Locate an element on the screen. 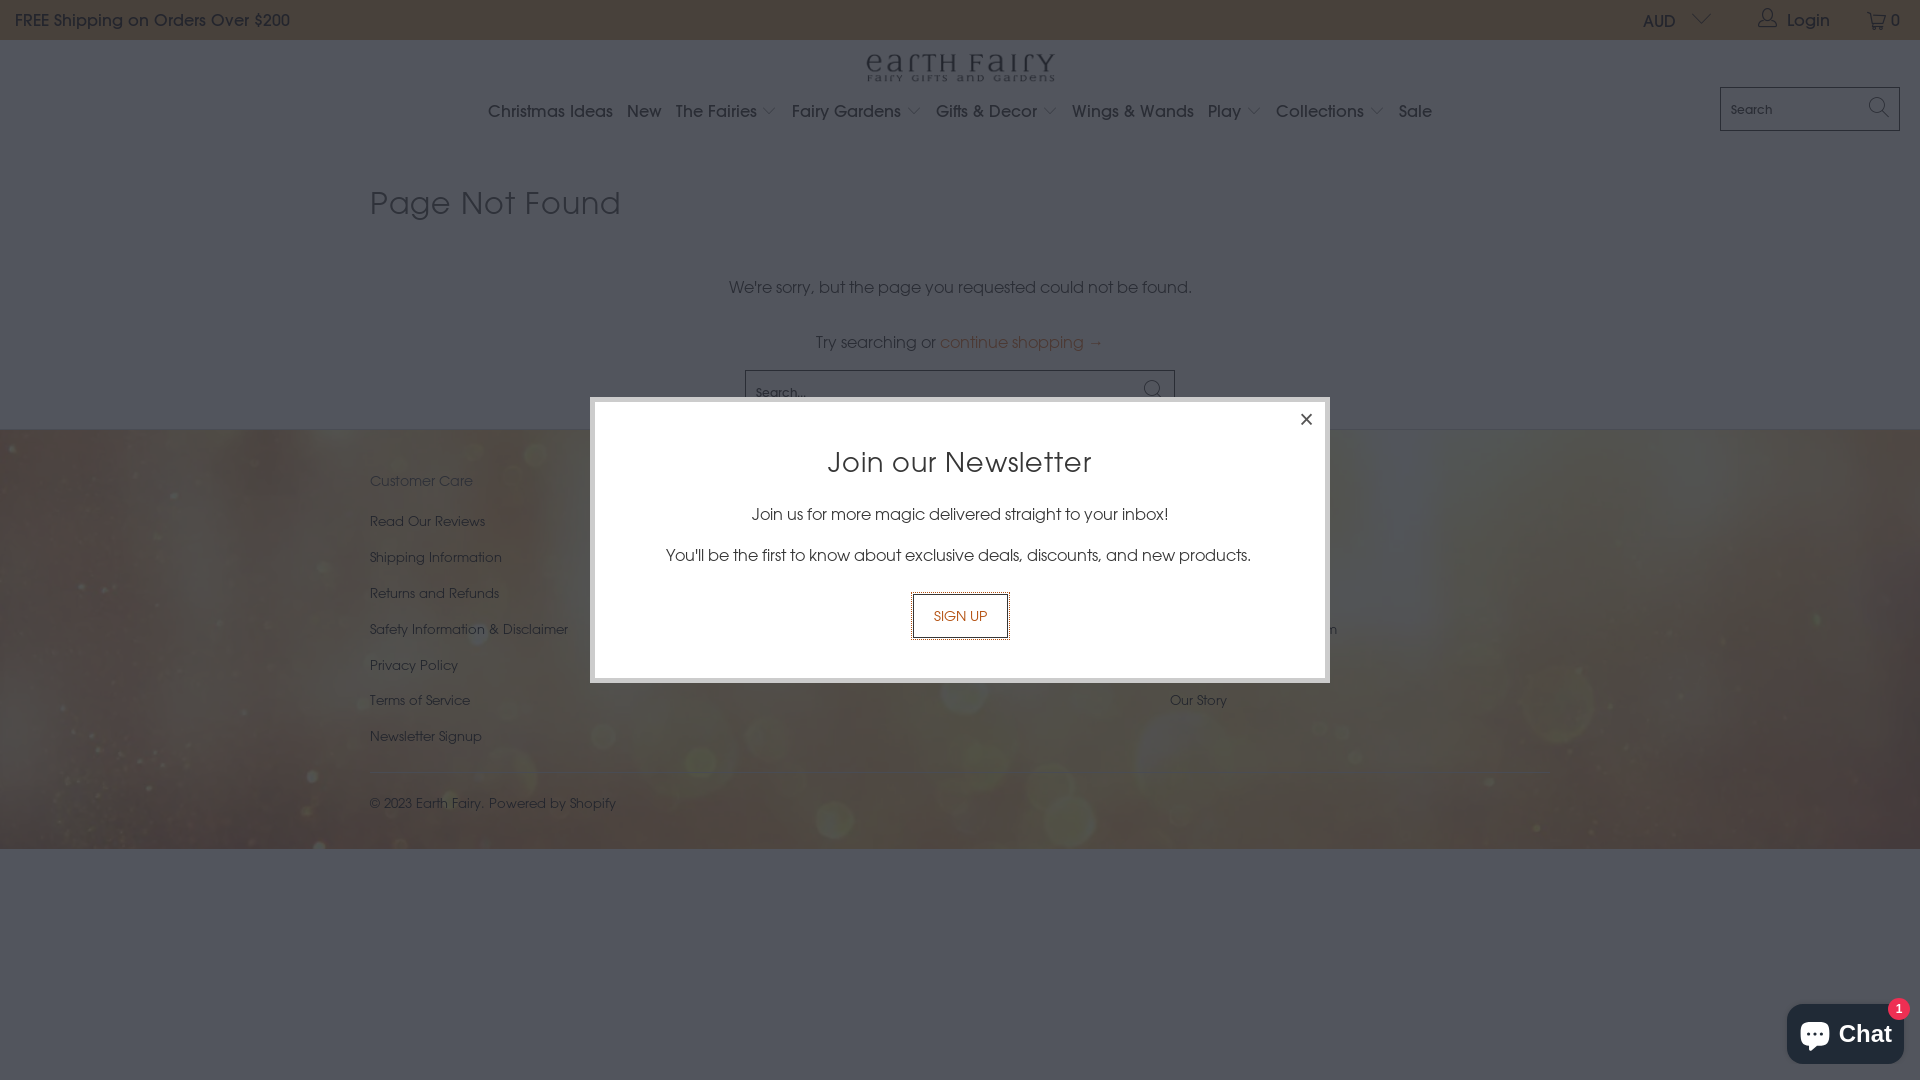 The height and width of the screenshot is (1080, 1920). 'Read Our Reviews' is located at coordinates (426, 519).